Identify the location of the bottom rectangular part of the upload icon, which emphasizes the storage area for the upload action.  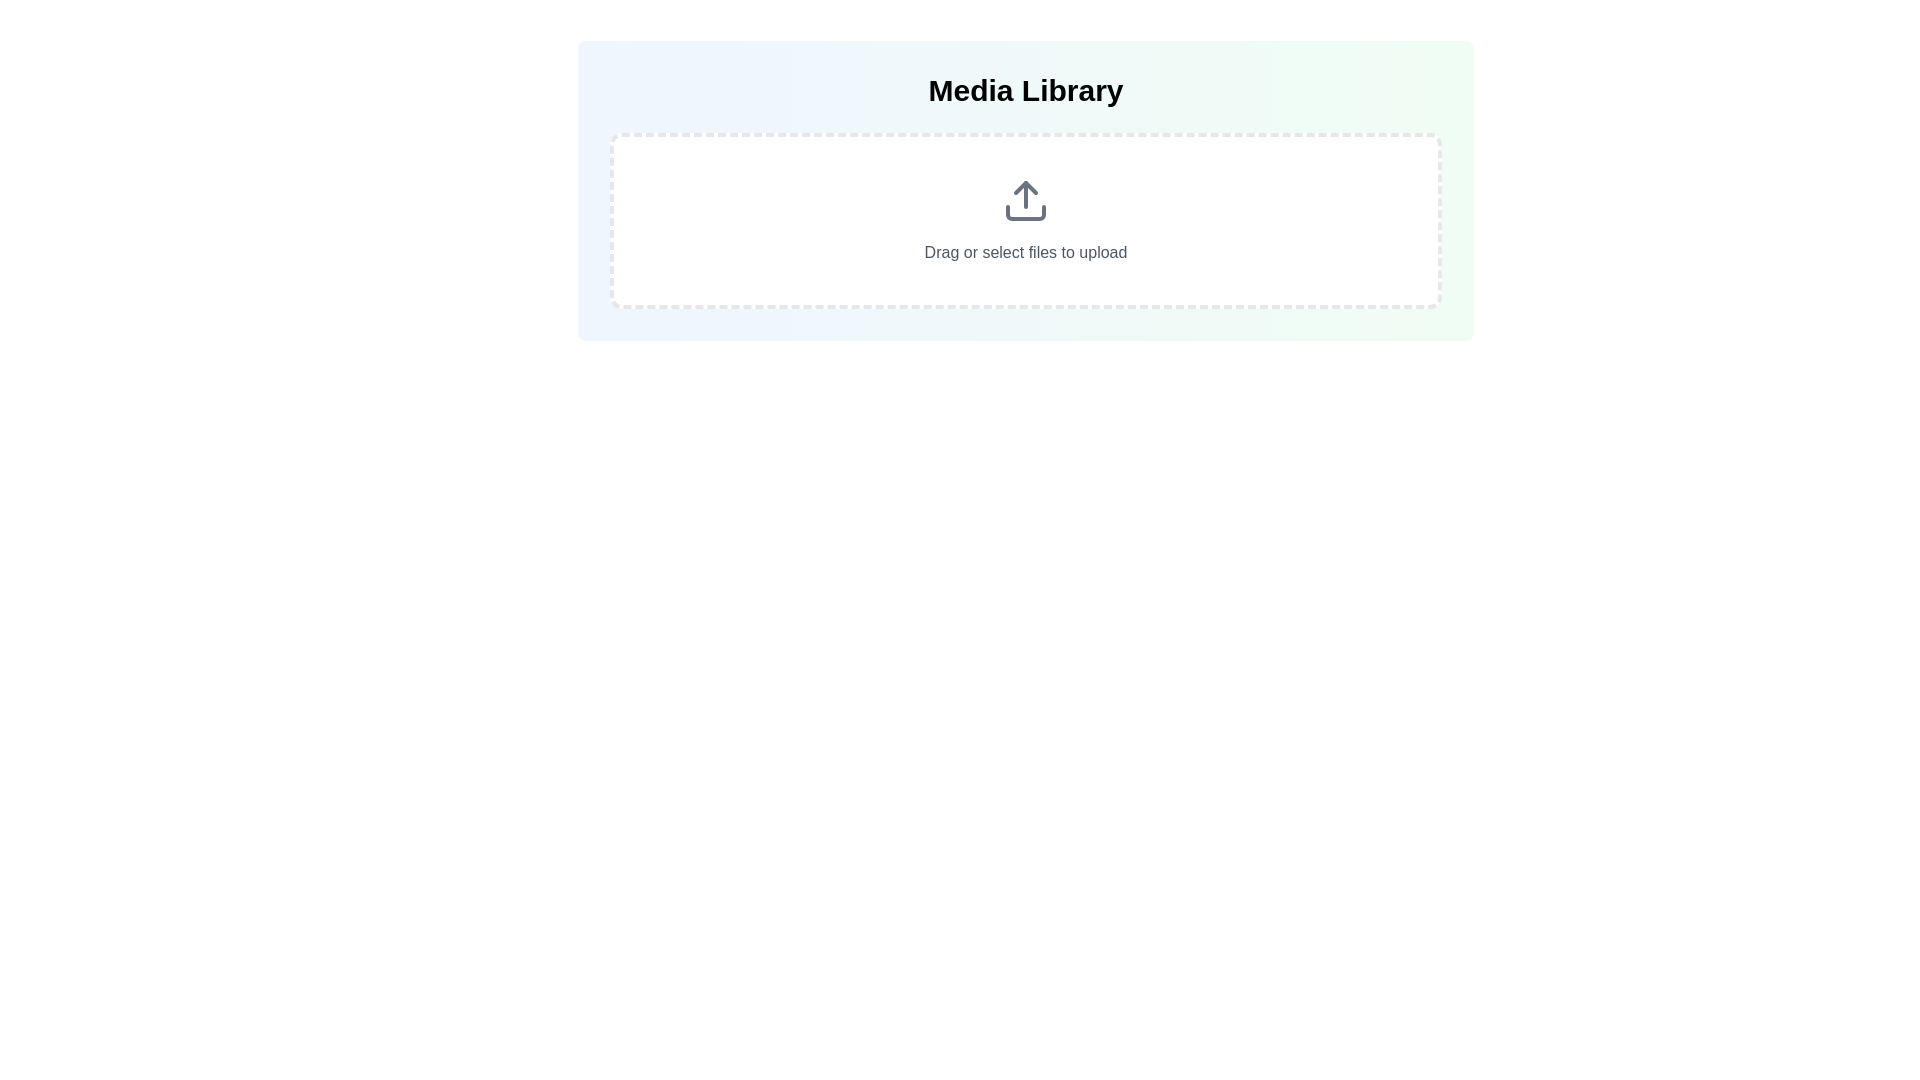
(1026, 212).